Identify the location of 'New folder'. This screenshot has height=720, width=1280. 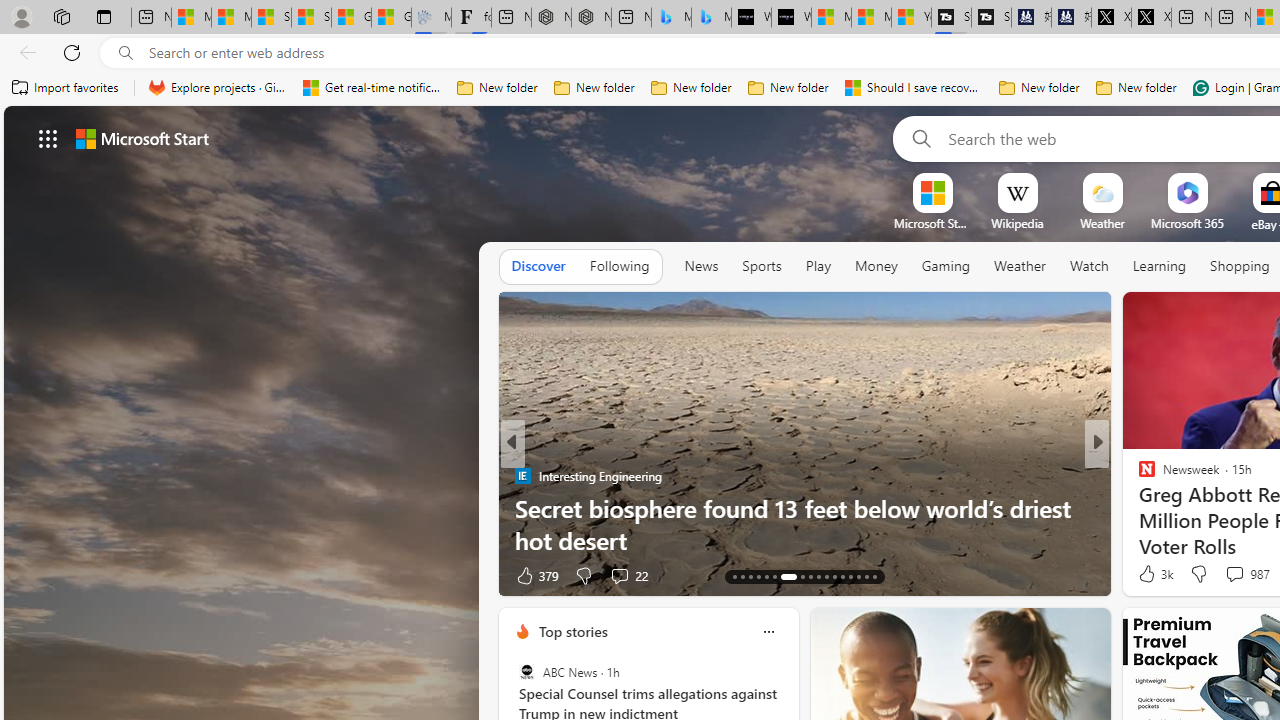
(1136, 87).